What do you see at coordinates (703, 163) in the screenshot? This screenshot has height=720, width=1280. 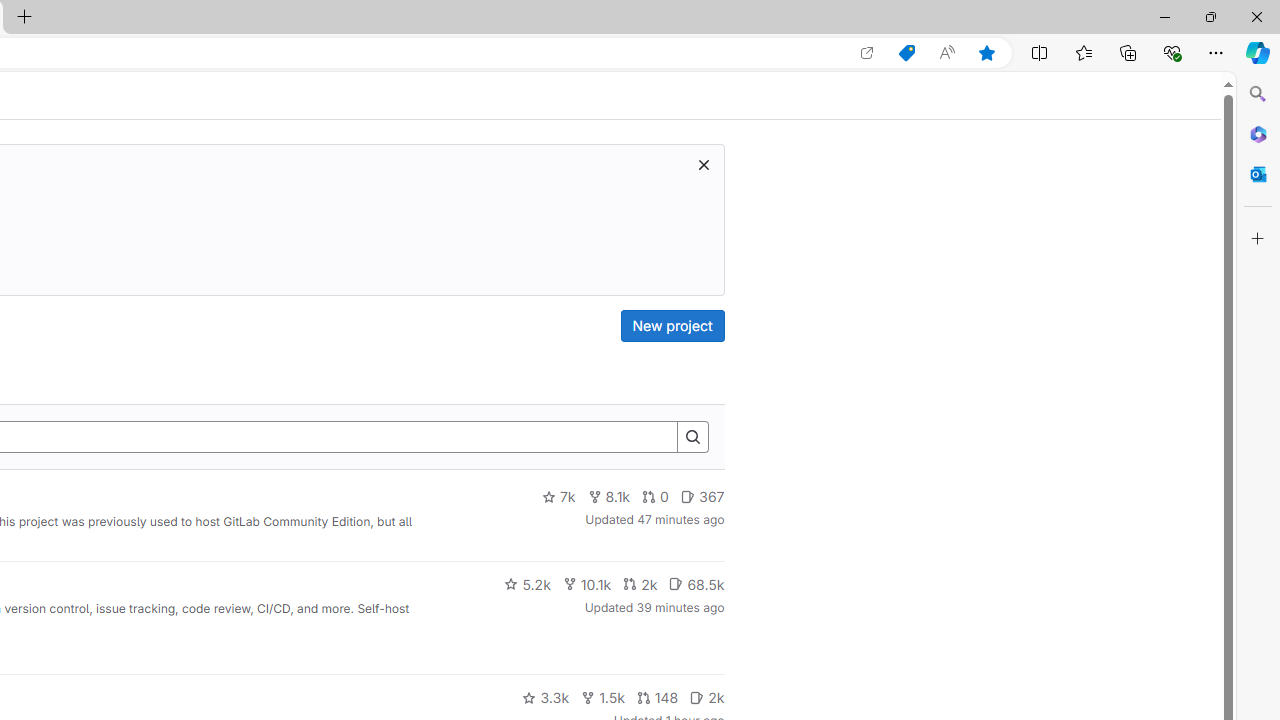 I see `'Class: s16 gl-icon gl-button-icon '` at bounding box center [703, 163].